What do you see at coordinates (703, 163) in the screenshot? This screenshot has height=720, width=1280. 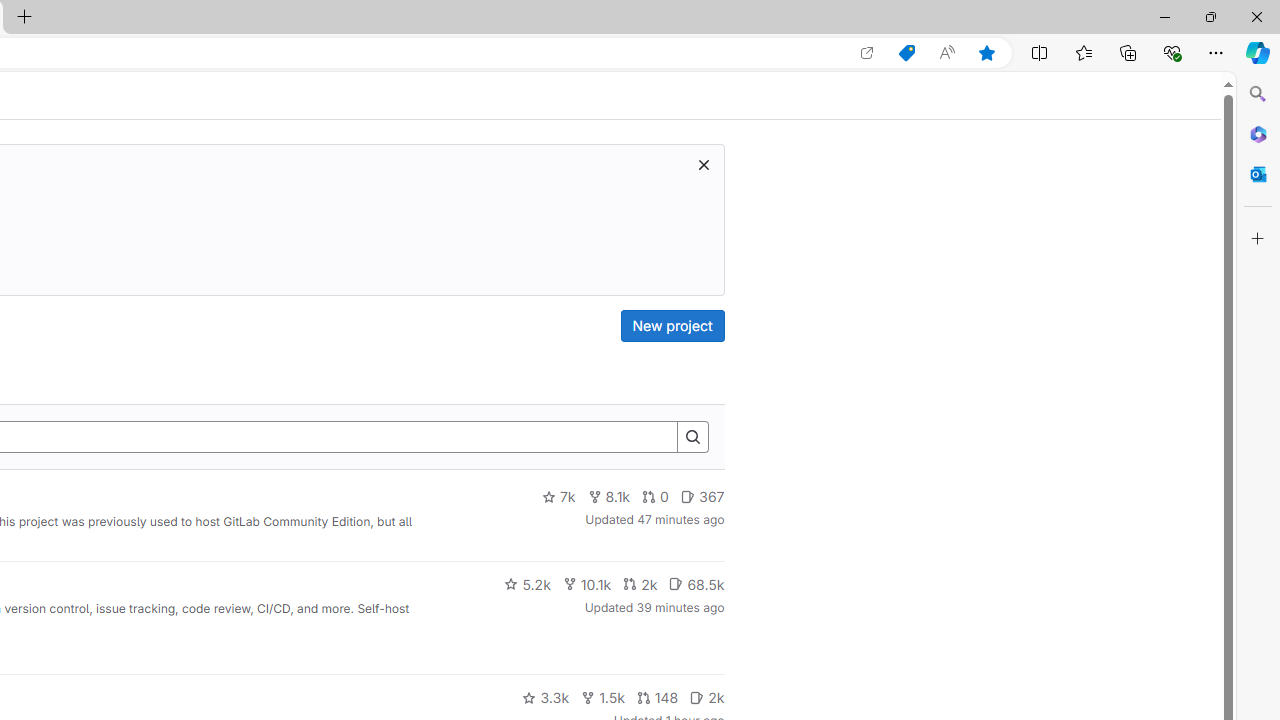 I see `'Class: s16 gl-icon gl-button-icon '` at bounding box center [703, 163].